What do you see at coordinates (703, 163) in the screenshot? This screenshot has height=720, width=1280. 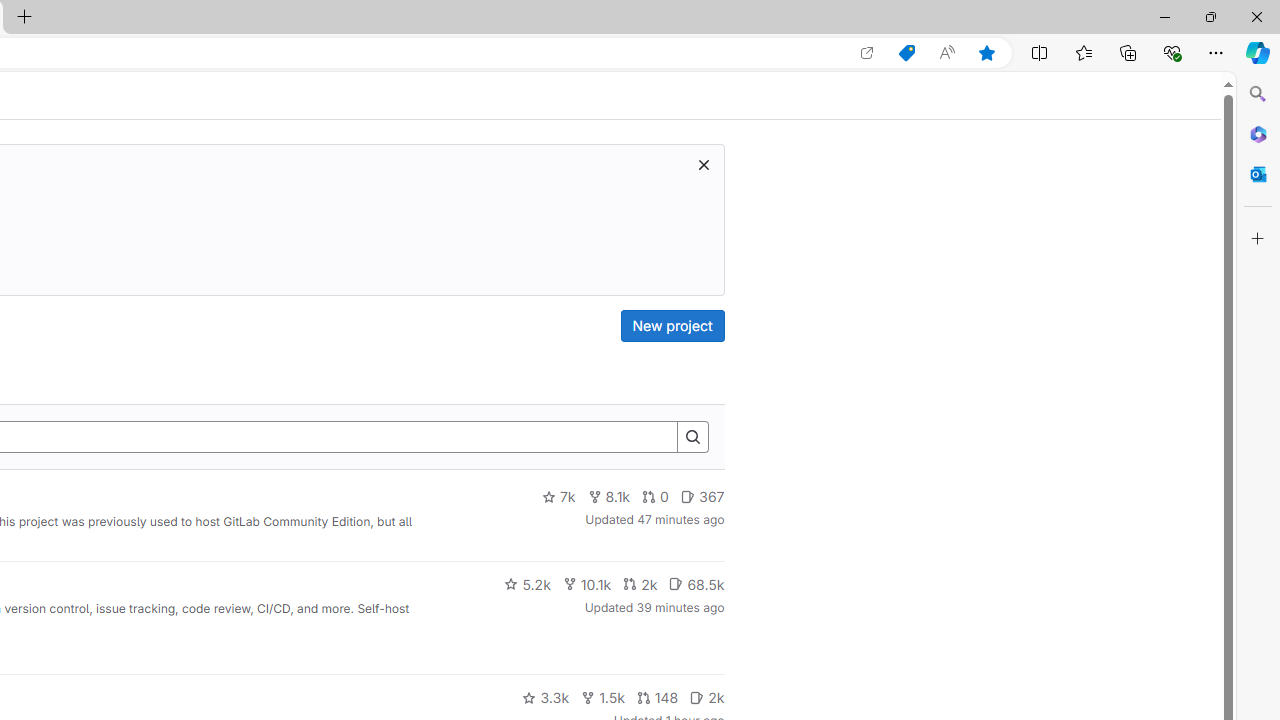 I see `'Class: s16 gl-icon gl-button-icon '` at bounding box center [703, 163].